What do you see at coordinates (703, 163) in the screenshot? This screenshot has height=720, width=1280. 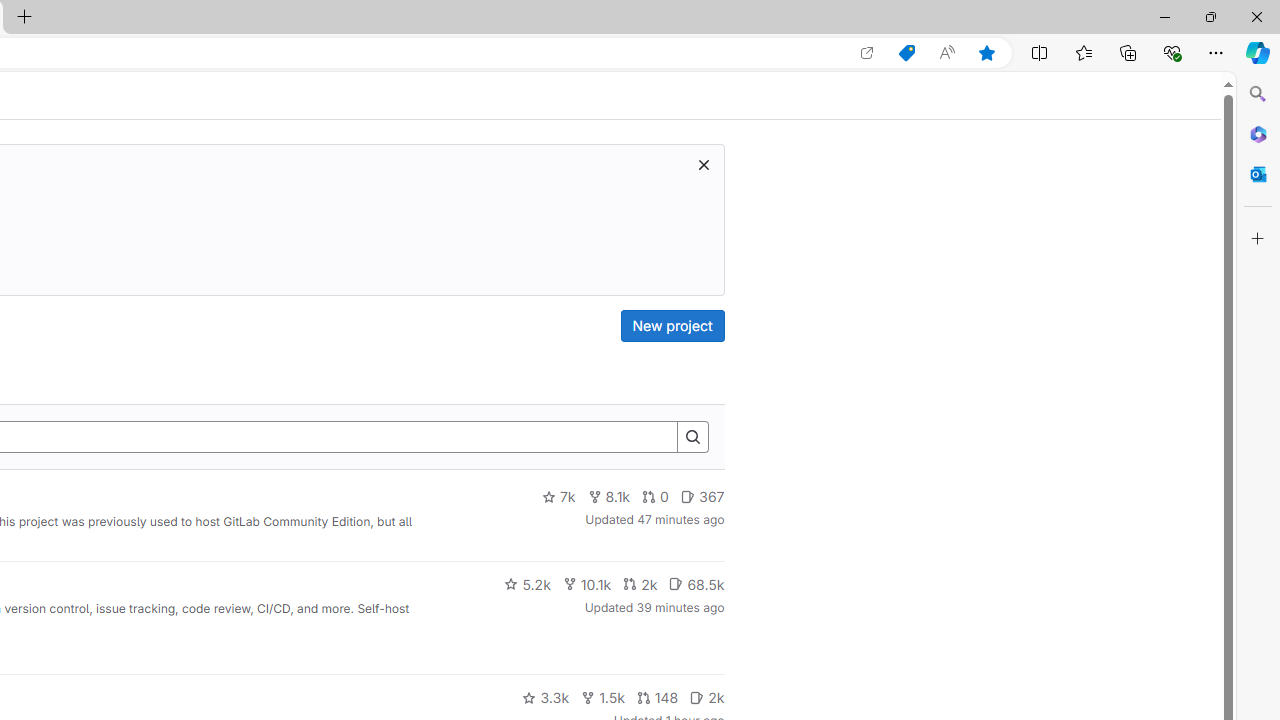 I see `'Class: s16 gl-icon gl-button-icon '` at bounding box center [703, 163].